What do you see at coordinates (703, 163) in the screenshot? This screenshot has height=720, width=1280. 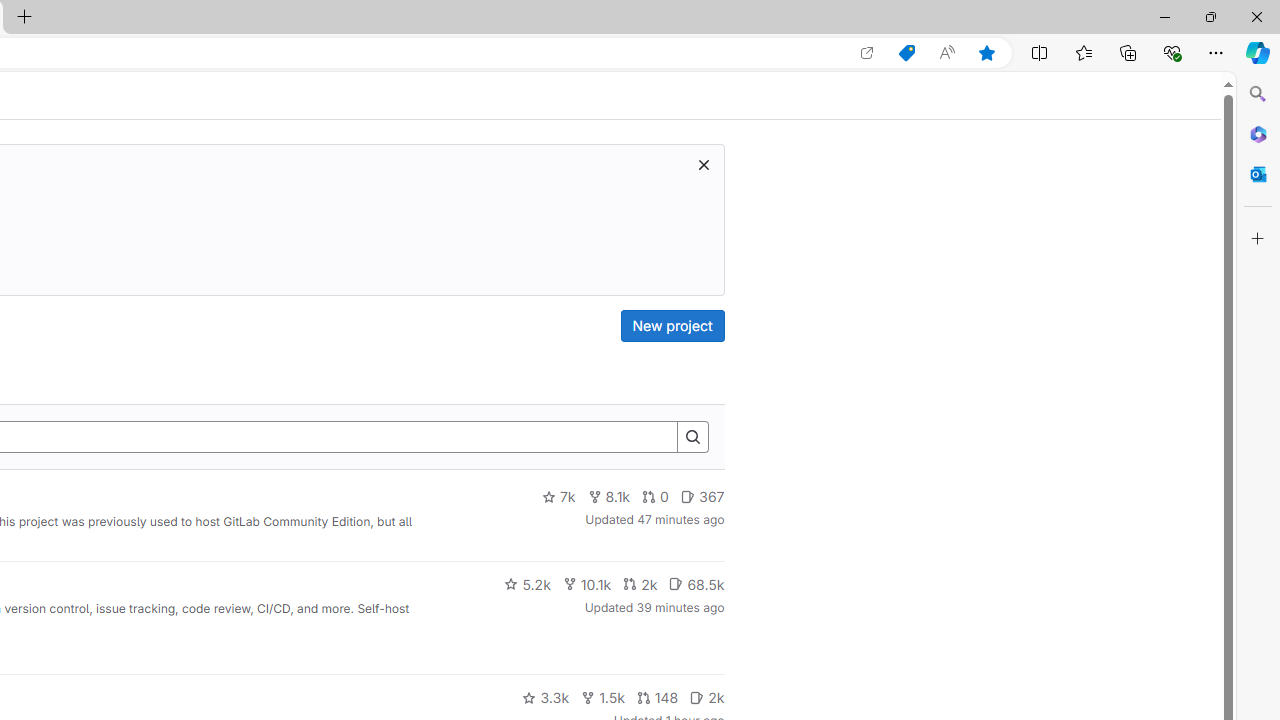 I see `'Class: s16 gl-icon gl-button-icon '` at bounding box center [703, 163].